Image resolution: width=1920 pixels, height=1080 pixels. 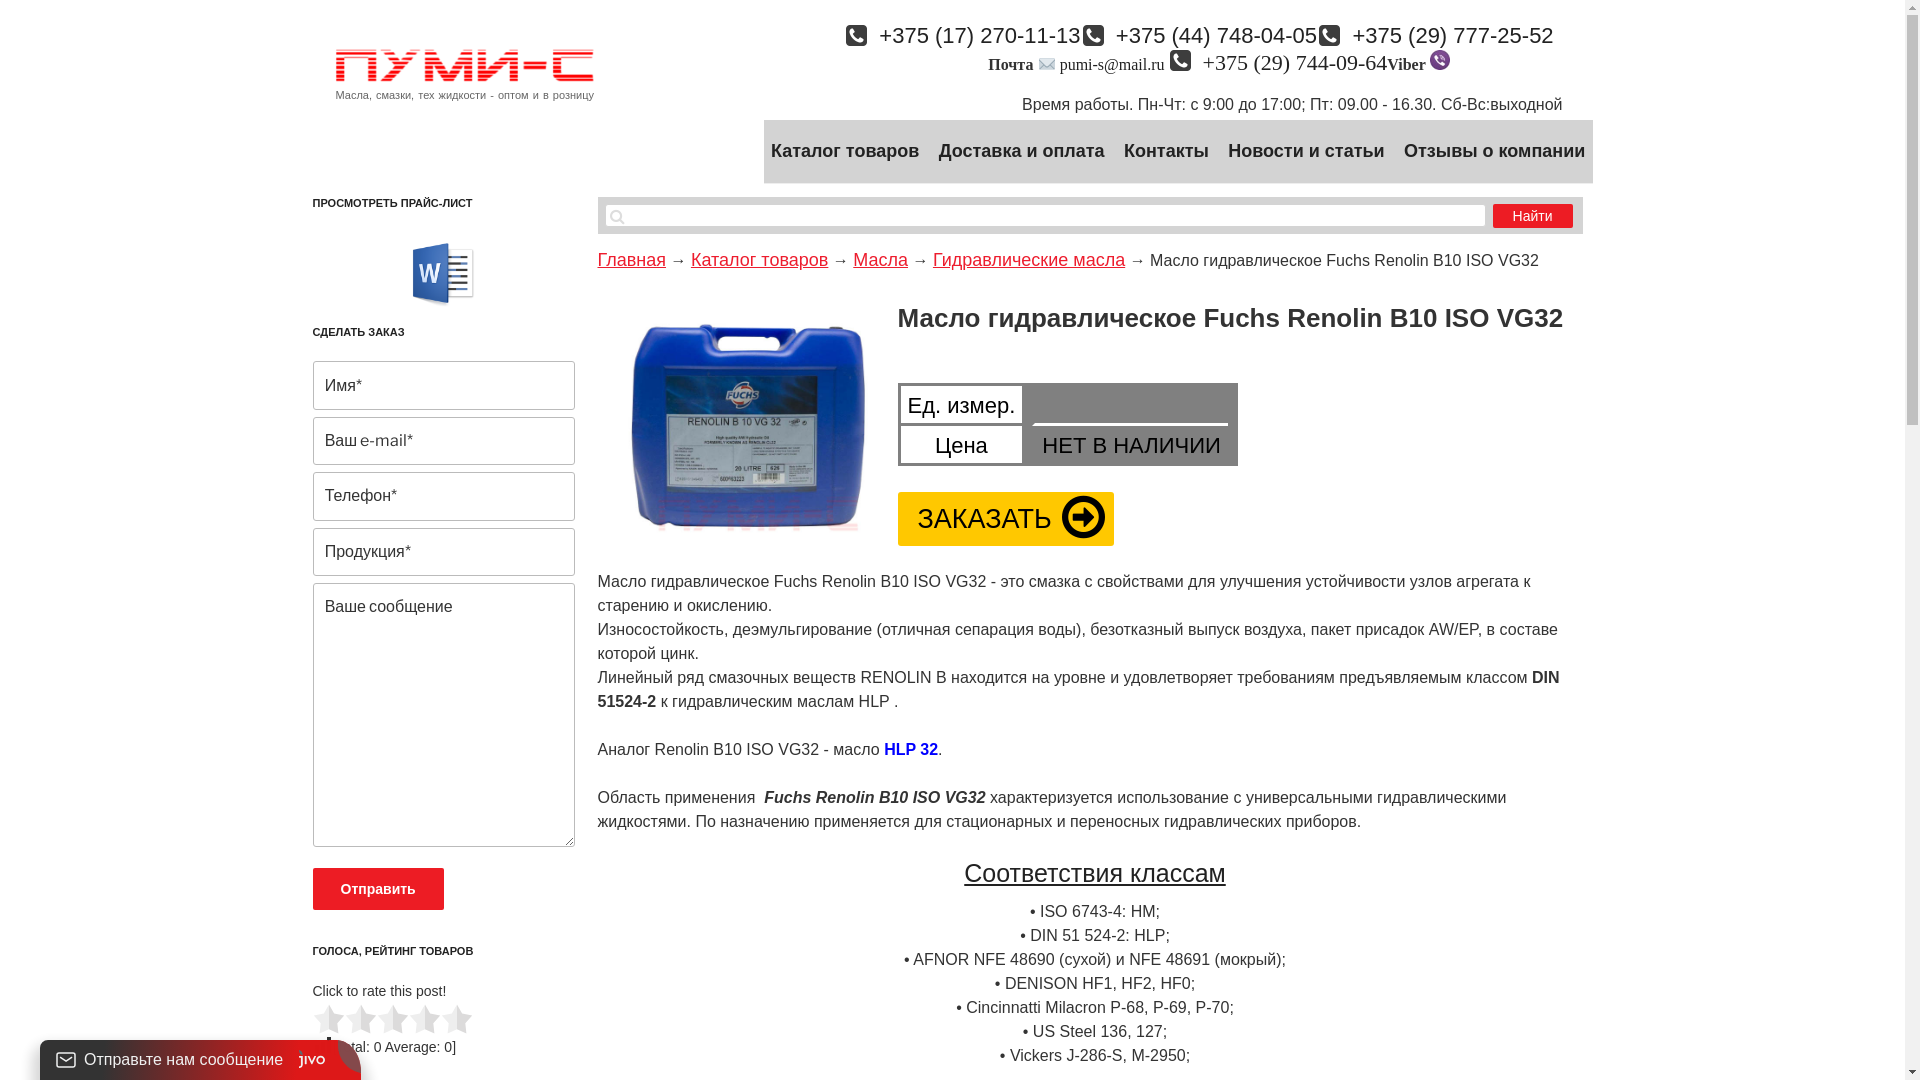 What do you see at coordinates (910, 749) in the screenshot?
I see `'HLP 32'` at bounding box center [910, 749].